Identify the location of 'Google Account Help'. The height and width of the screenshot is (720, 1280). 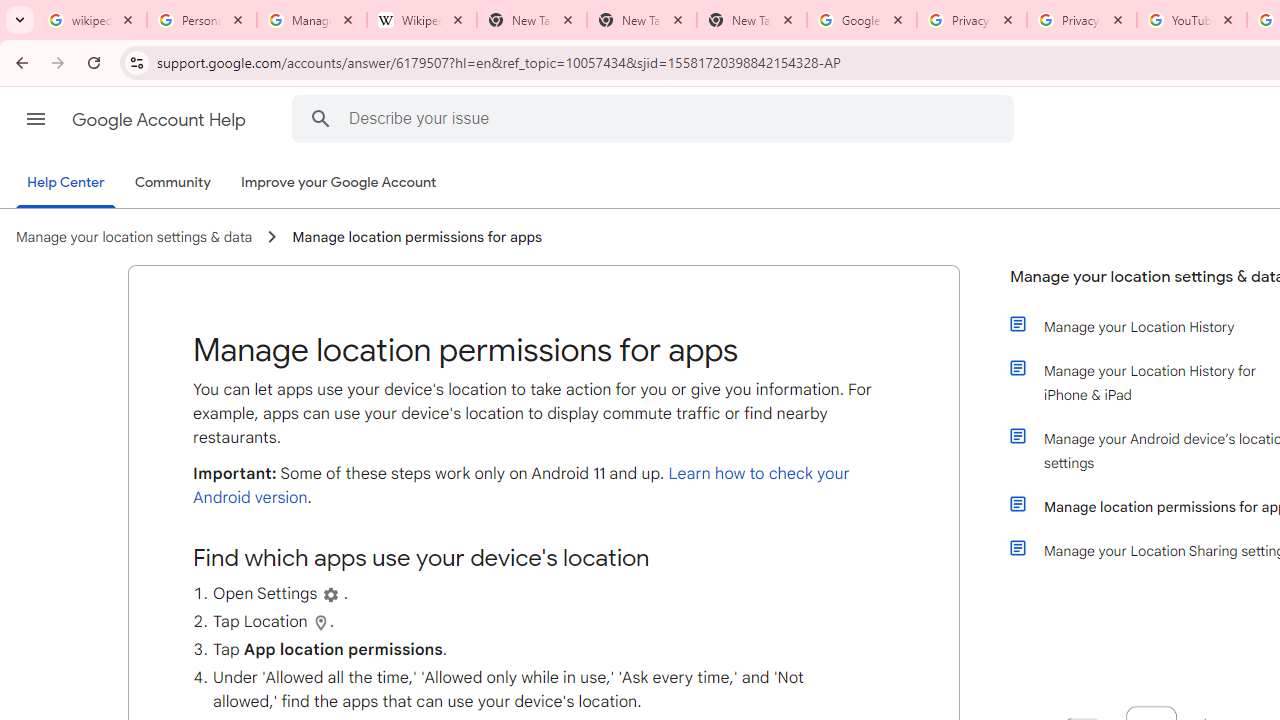
(160, 119).